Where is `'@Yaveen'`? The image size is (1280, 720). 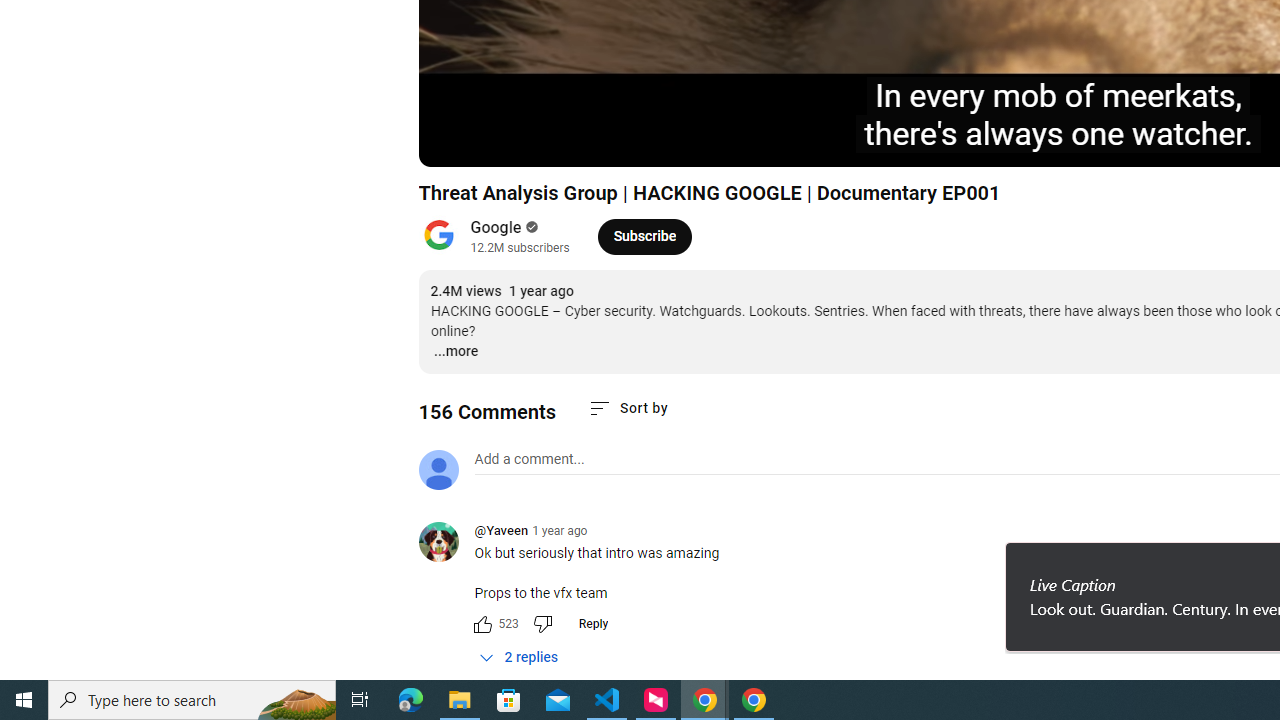
'@Yaveen' is located at coordinates (445, 543).